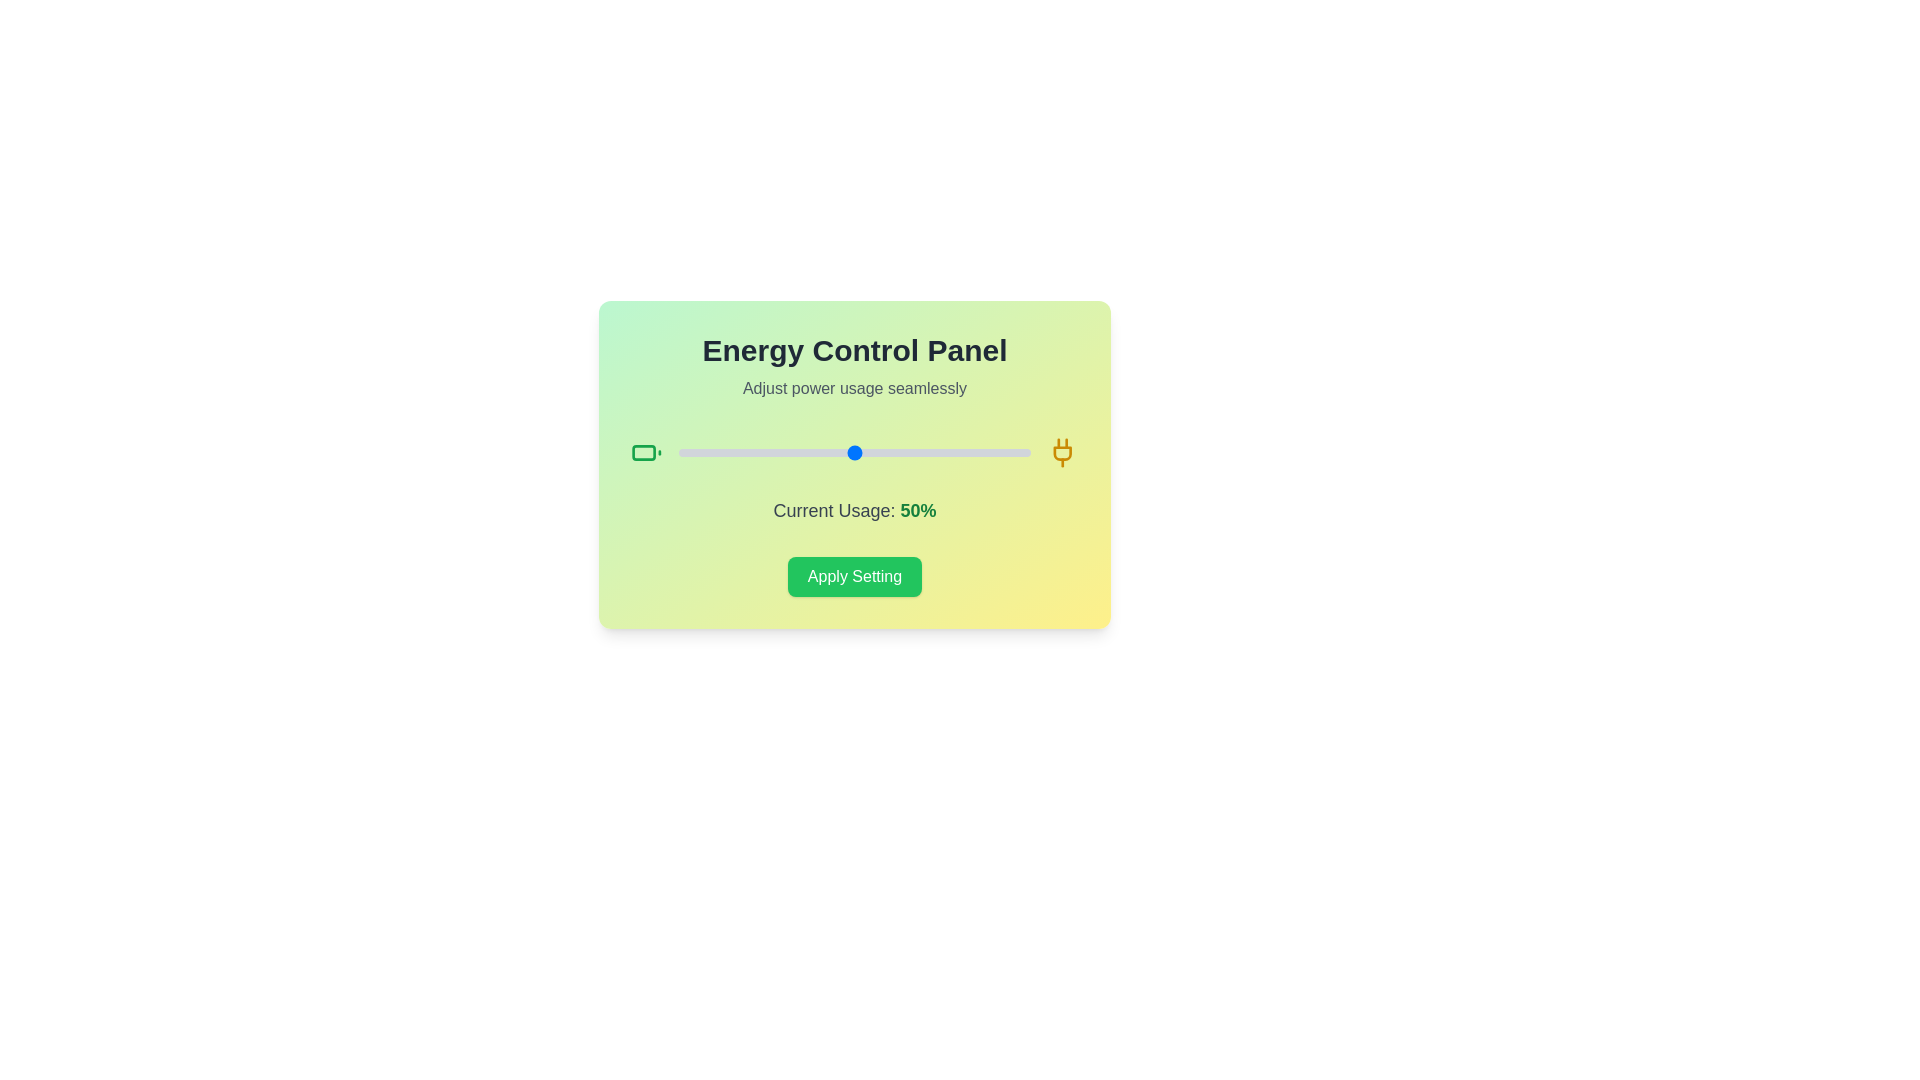 This screenshot has width=1920, height=1080. I want to click on the current usage, so click(776, 452).